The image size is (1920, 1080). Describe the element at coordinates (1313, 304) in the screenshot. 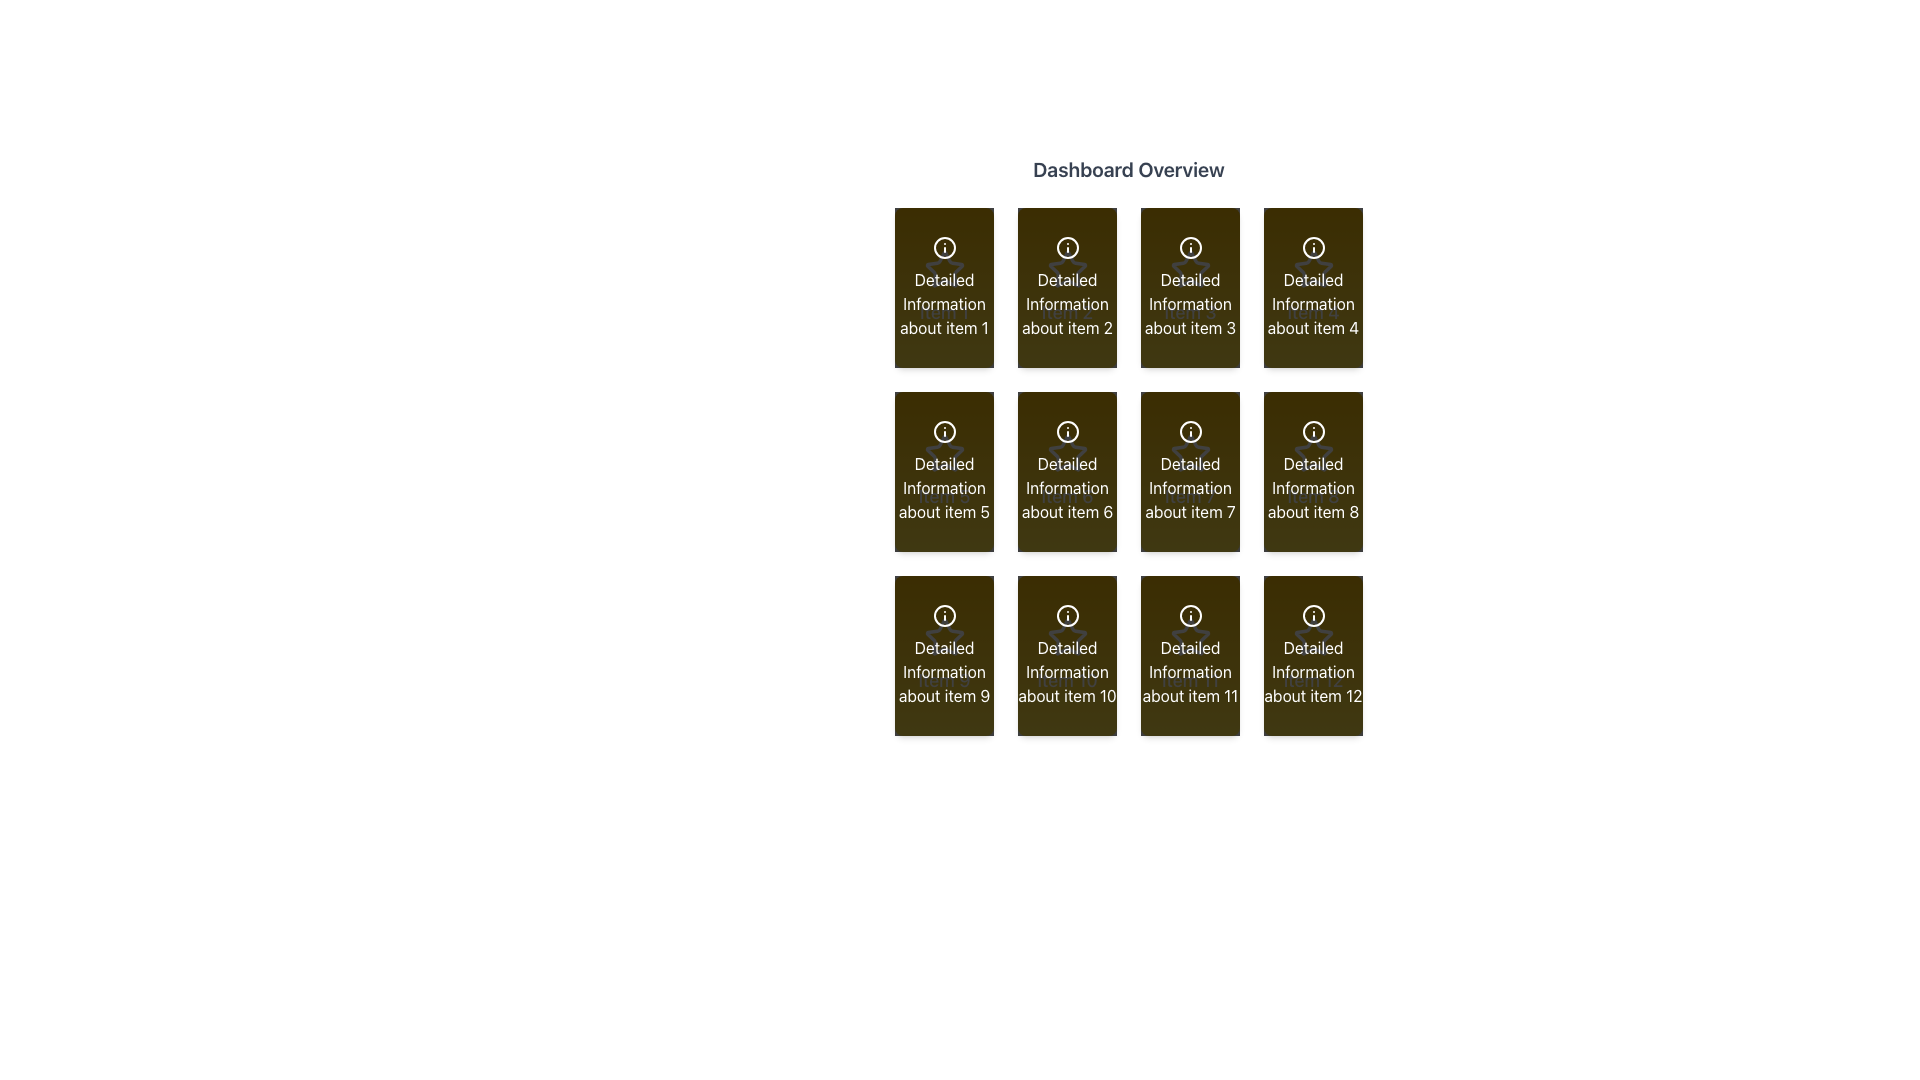

I see `the textual label element that provides a descriptive title for the associated grid item, located in the last position of the first row of a grid layout` at that location.